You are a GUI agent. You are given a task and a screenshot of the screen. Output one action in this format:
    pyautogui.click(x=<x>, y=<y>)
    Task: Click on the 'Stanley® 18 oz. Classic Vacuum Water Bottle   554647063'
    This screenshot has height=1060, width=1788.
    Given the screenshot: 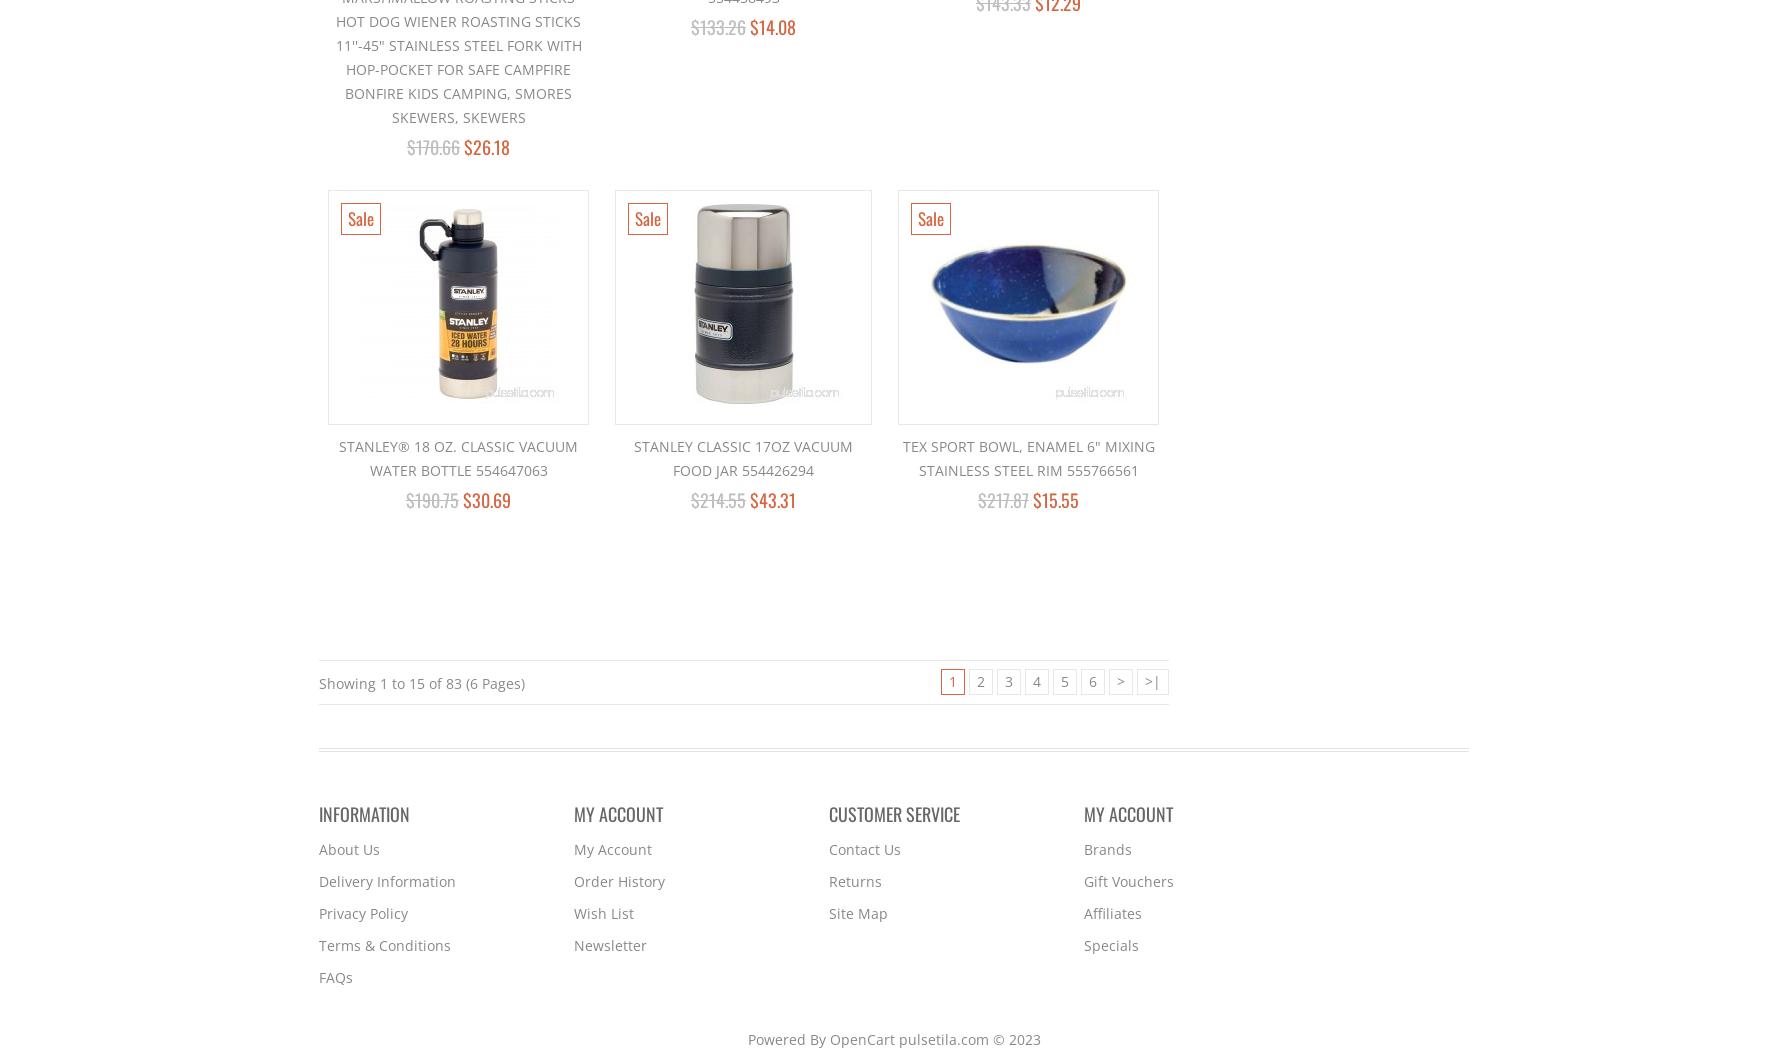 What is the action you would take?
    pyautogui.click(x=458, y=457)
    